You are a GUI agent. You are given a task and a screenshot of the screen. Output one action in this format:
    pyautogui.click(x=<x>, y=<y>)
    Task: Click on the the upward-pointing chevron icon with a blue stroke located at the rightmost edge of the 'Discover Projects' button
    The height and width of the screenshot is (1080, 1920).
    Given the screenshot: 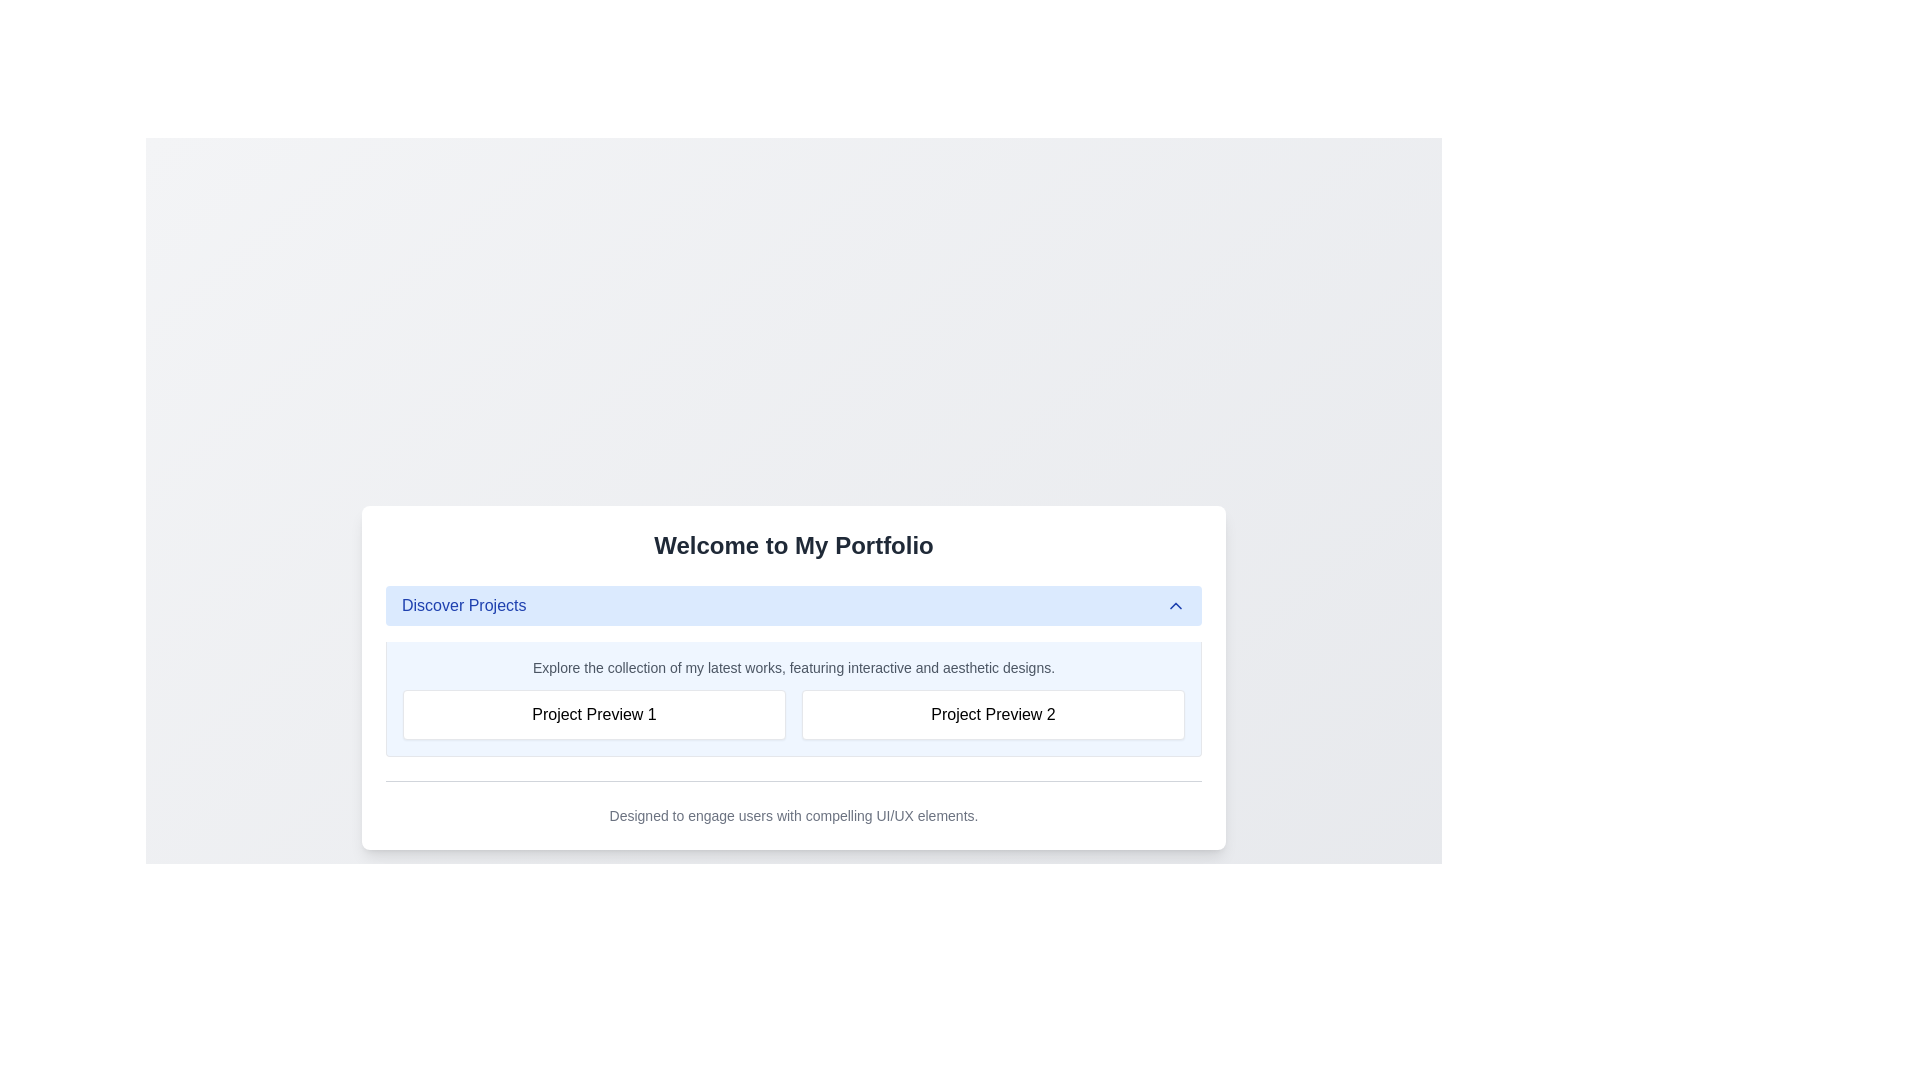 What is the action you would take?
    pyautogui.click(x=1176, y=604)
    